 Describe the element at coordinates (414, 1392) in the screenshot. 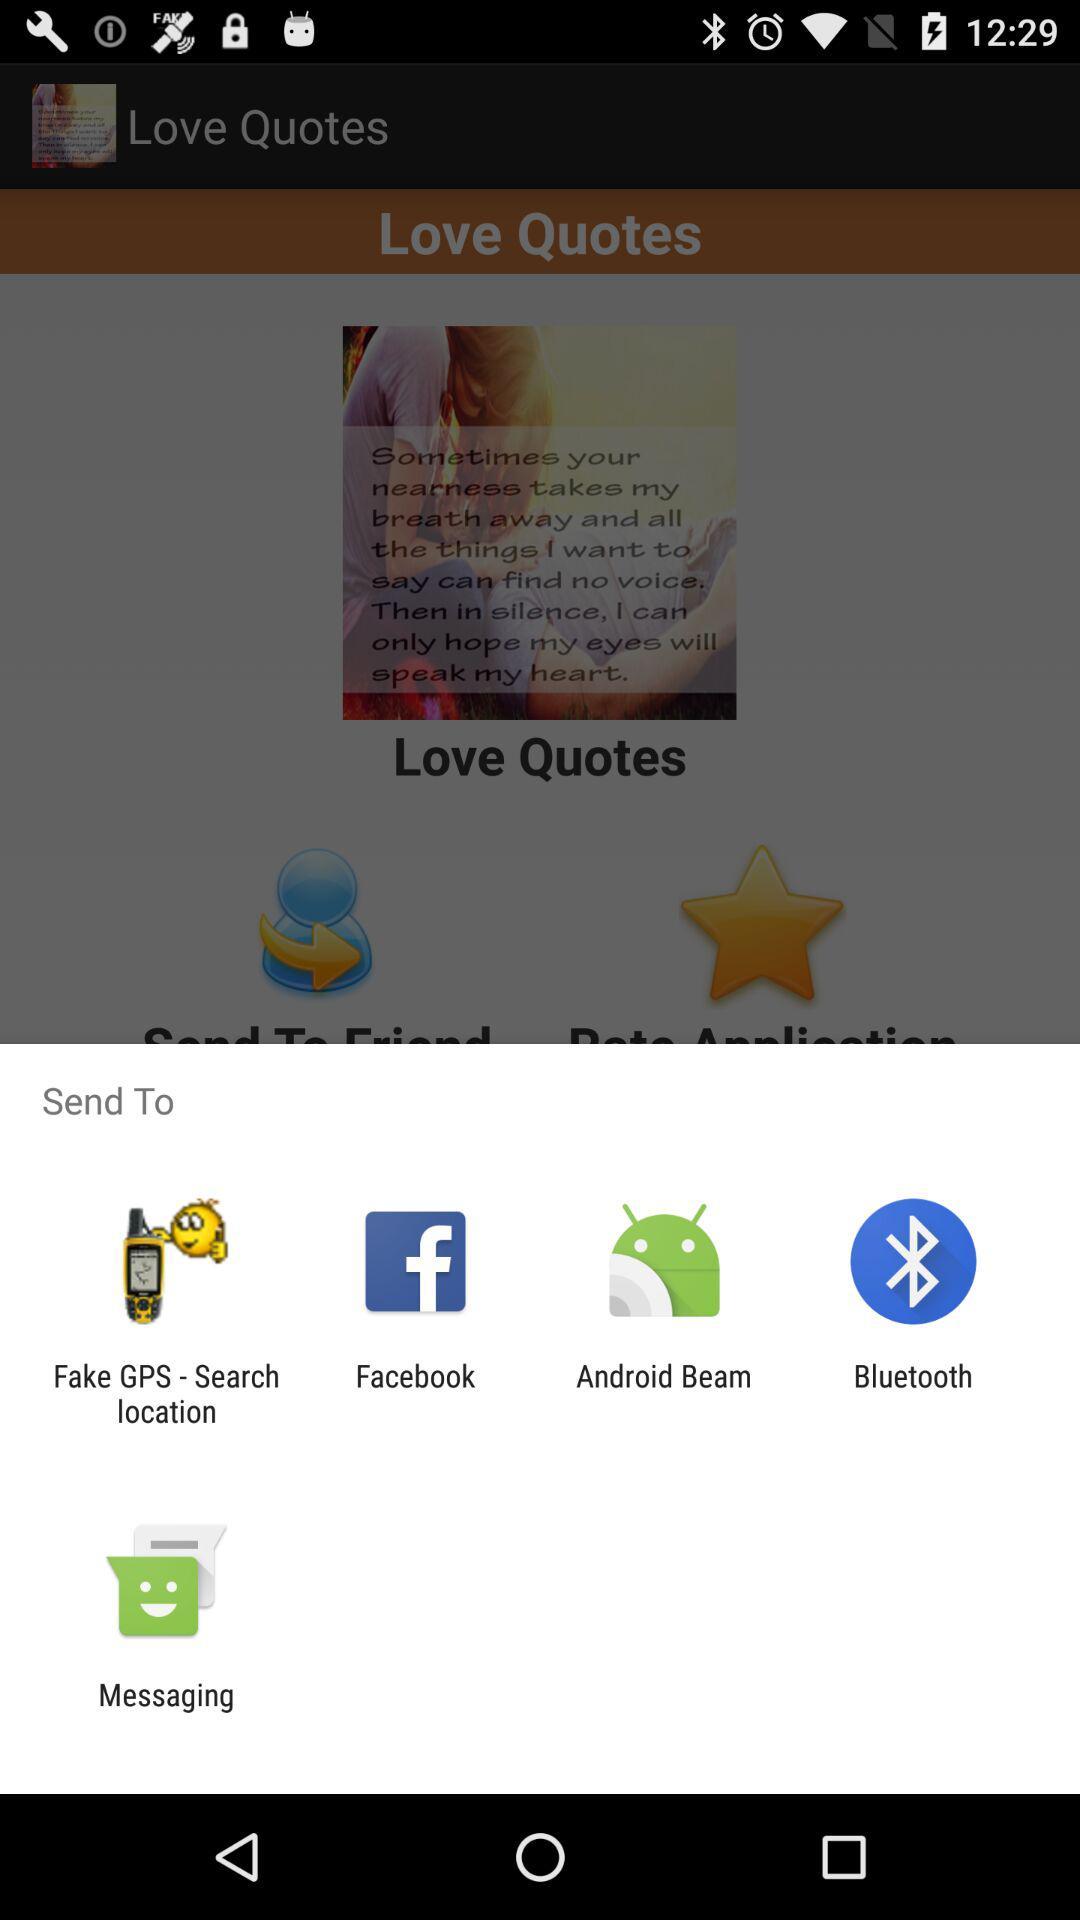

I see `app next to android beam app` at that location.